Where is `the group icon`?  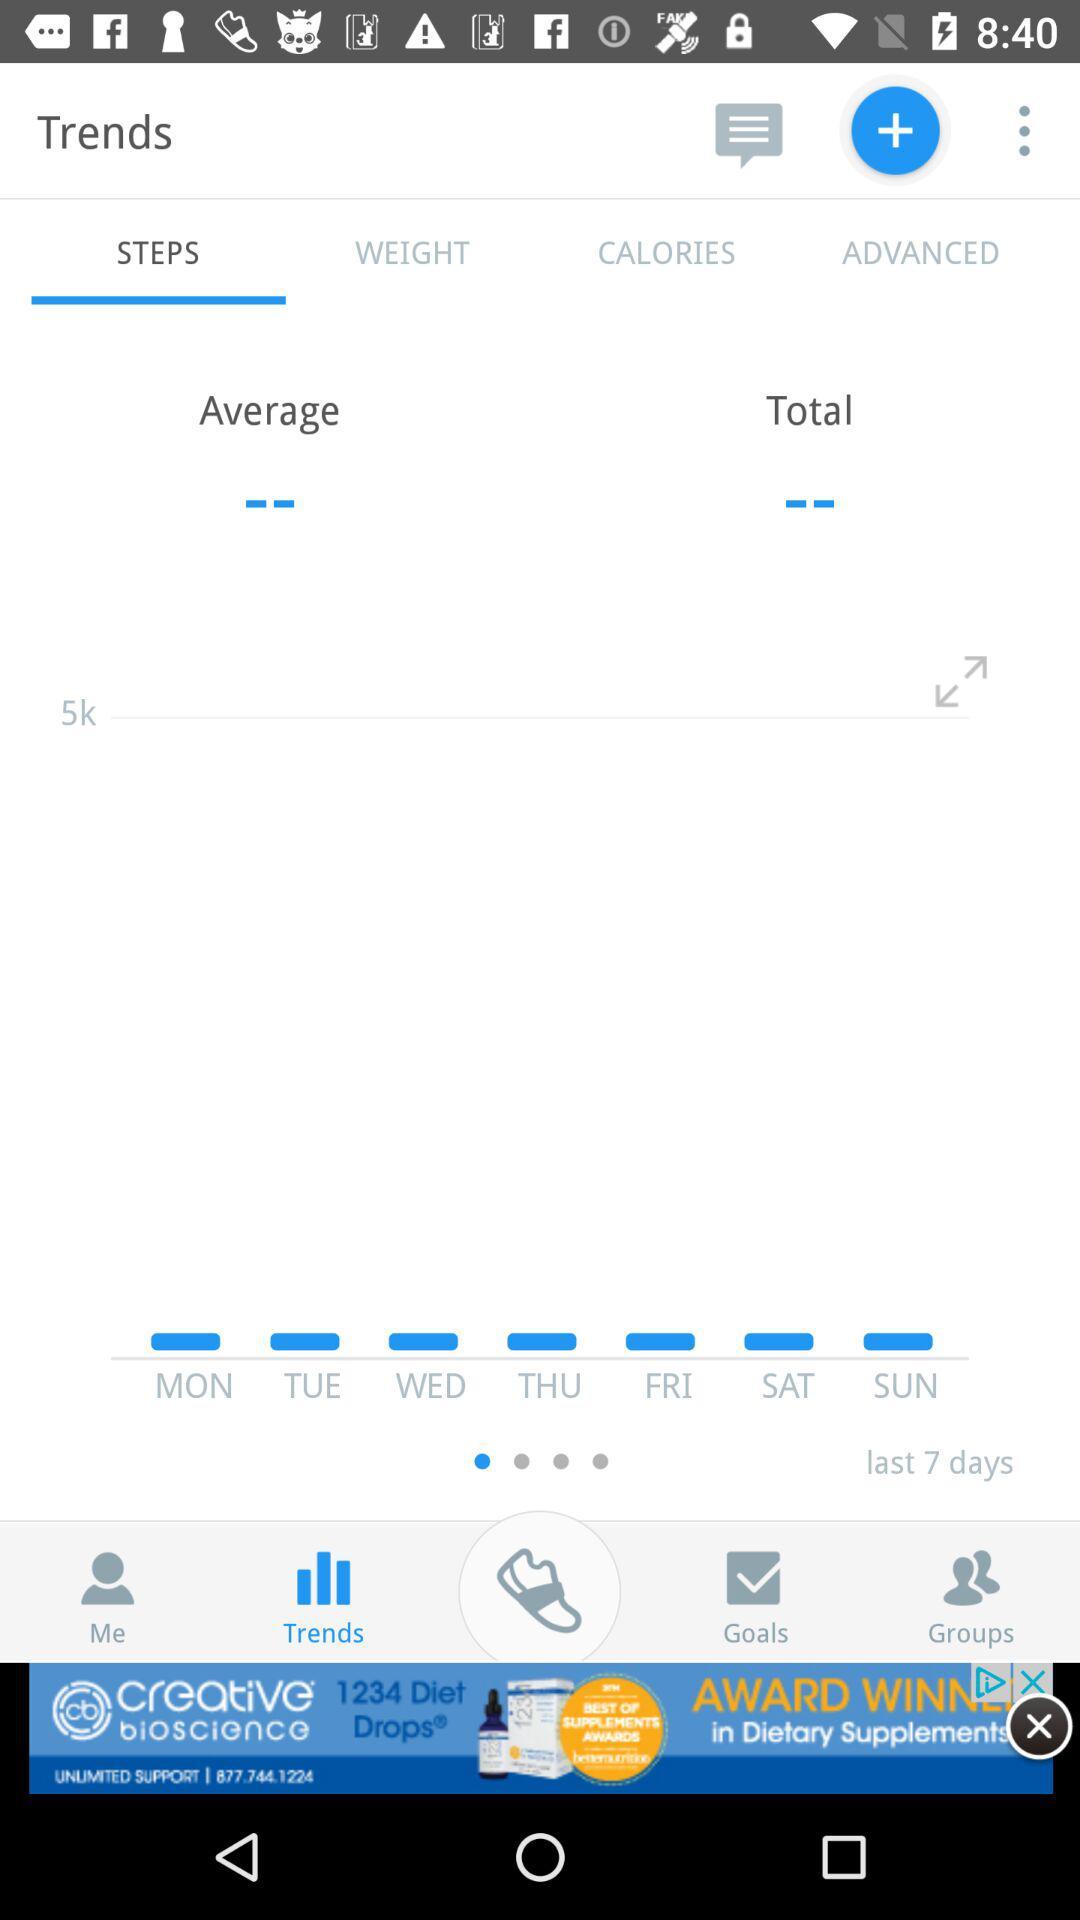 the group icon is located at coordinates (970, 1577).